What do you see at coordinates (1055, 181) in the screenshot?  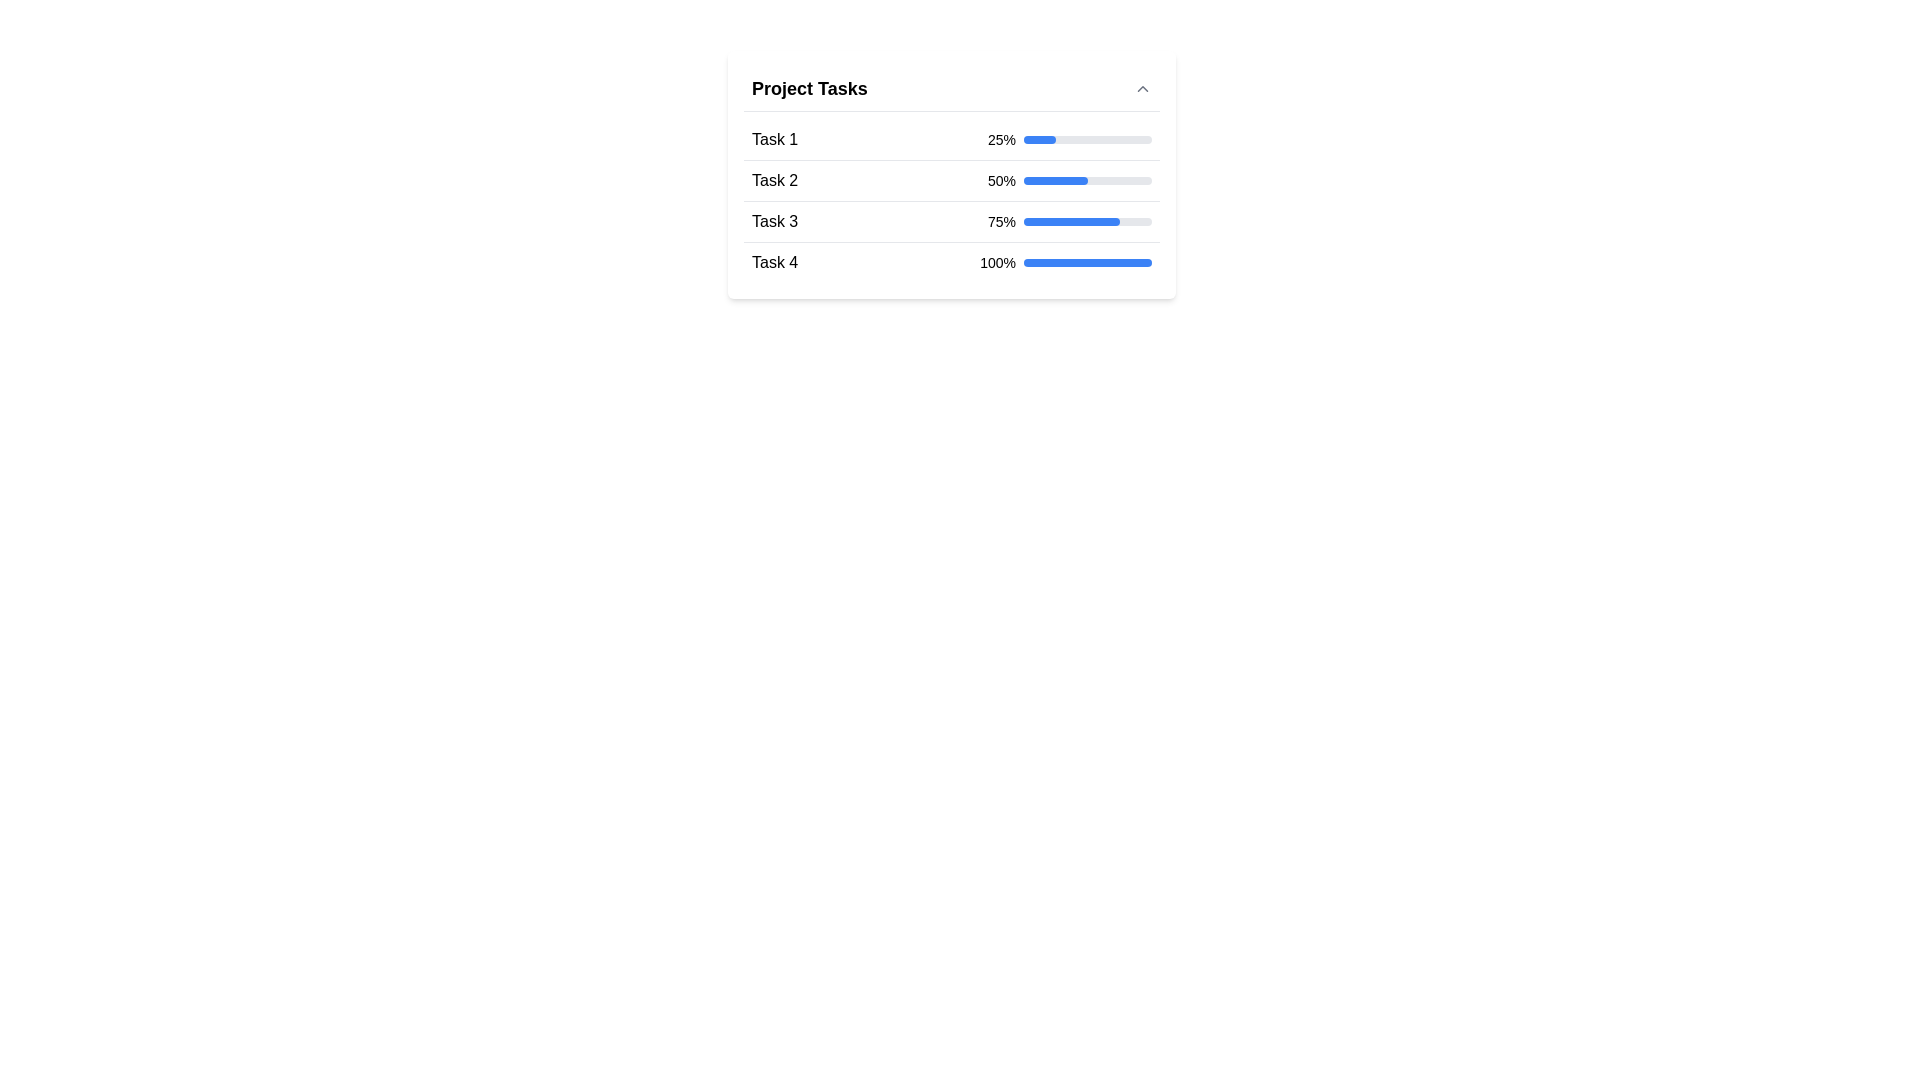 I see `the blue rounded progress indicator that visually represents the completion percentage of the second task within the gray rectangular progress bar` at bounding box center [1055, 181].